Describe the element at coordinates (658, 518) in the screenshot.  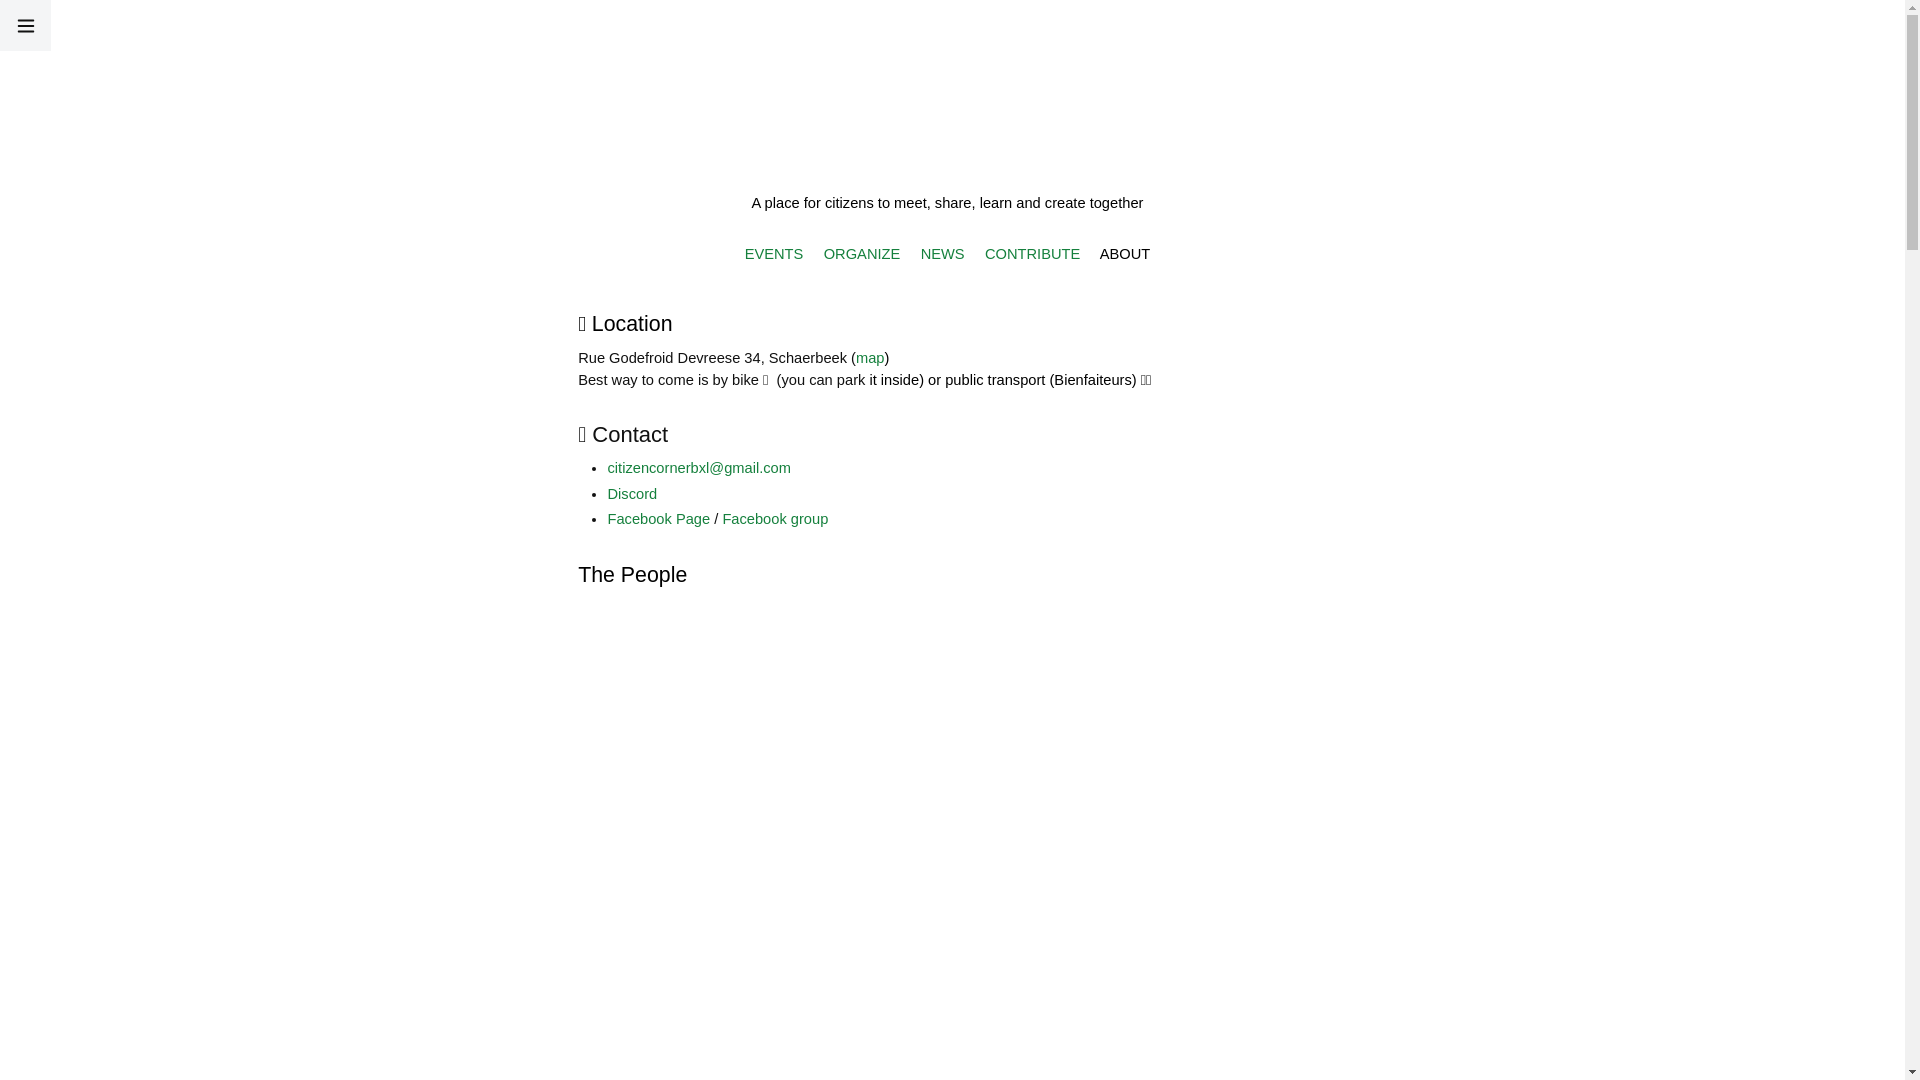
I see `'Facebook Page'` at that location.